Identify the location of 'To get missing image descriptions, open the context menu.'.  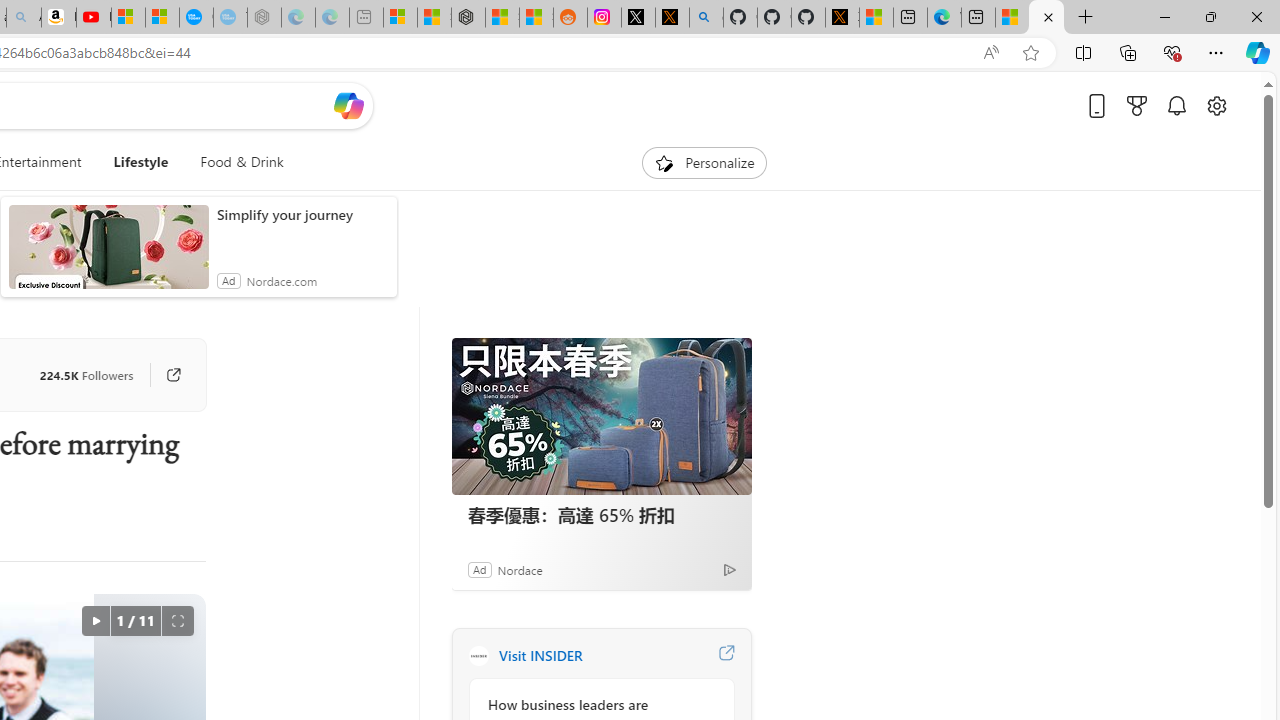
(664, 161).